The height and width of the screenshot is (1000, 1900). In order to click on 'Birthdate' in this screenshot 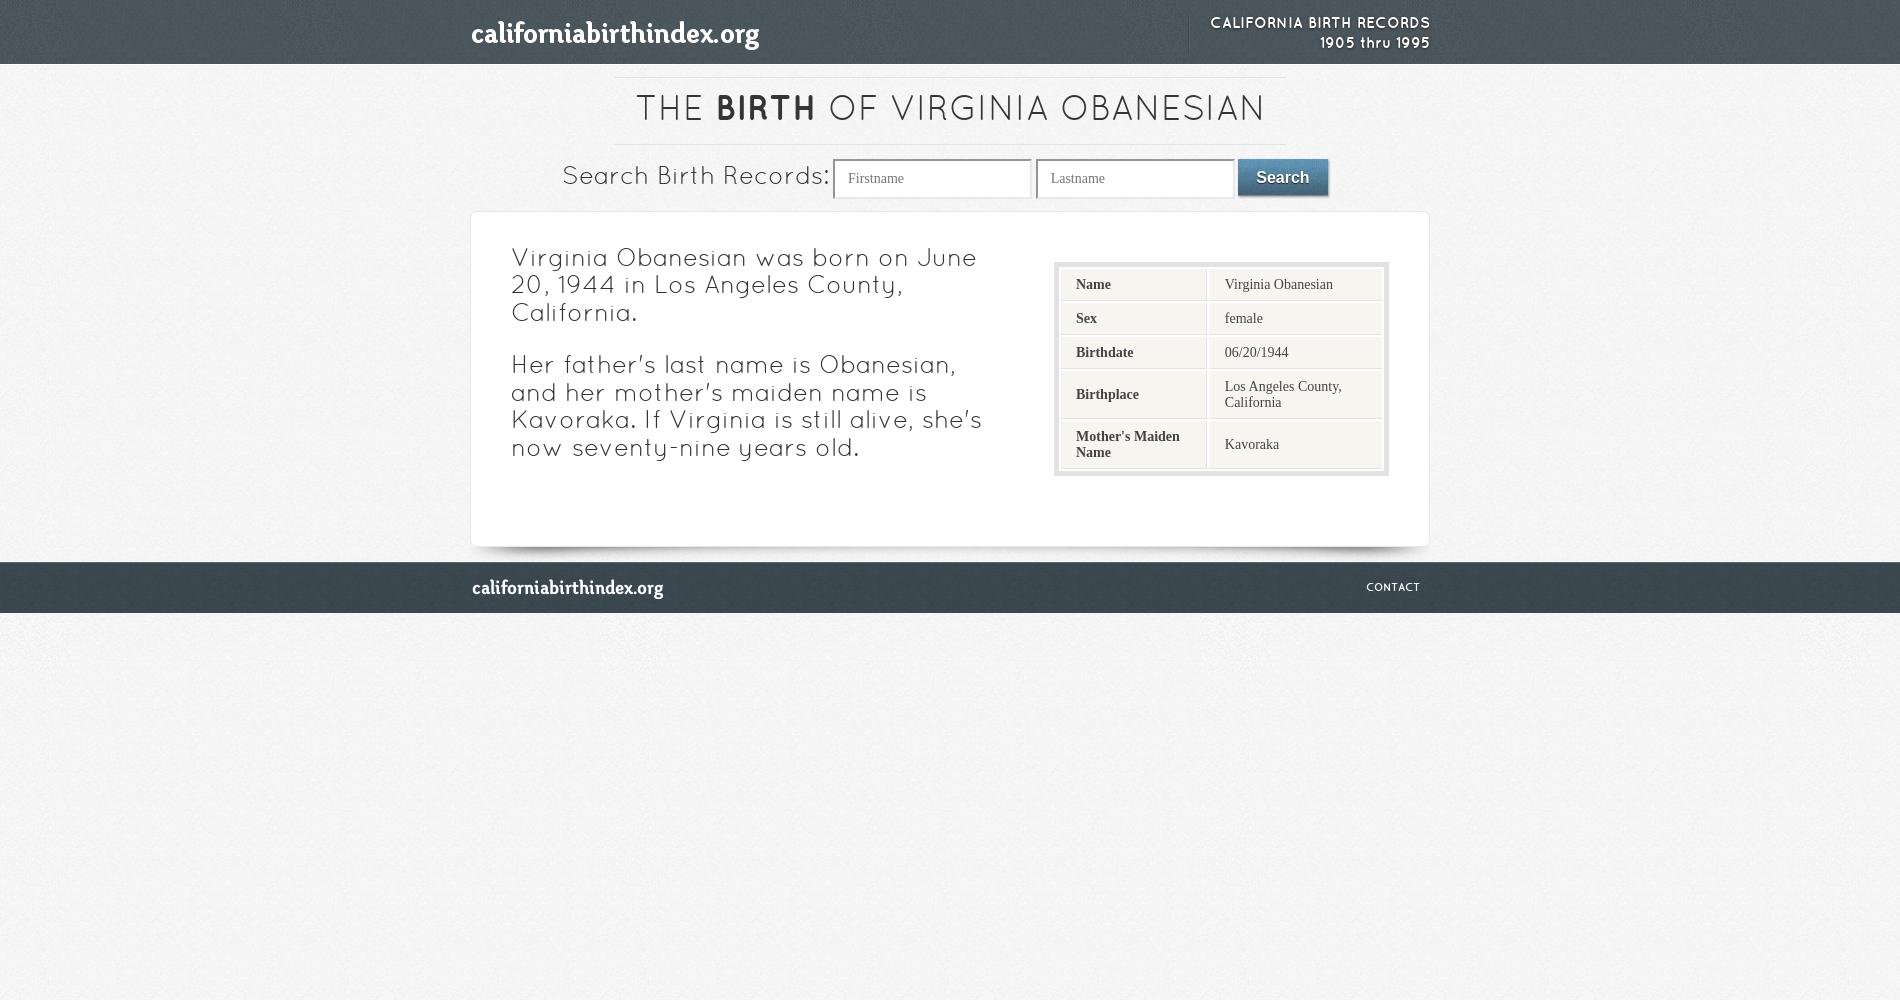, I will do `click(1075, 350)`.